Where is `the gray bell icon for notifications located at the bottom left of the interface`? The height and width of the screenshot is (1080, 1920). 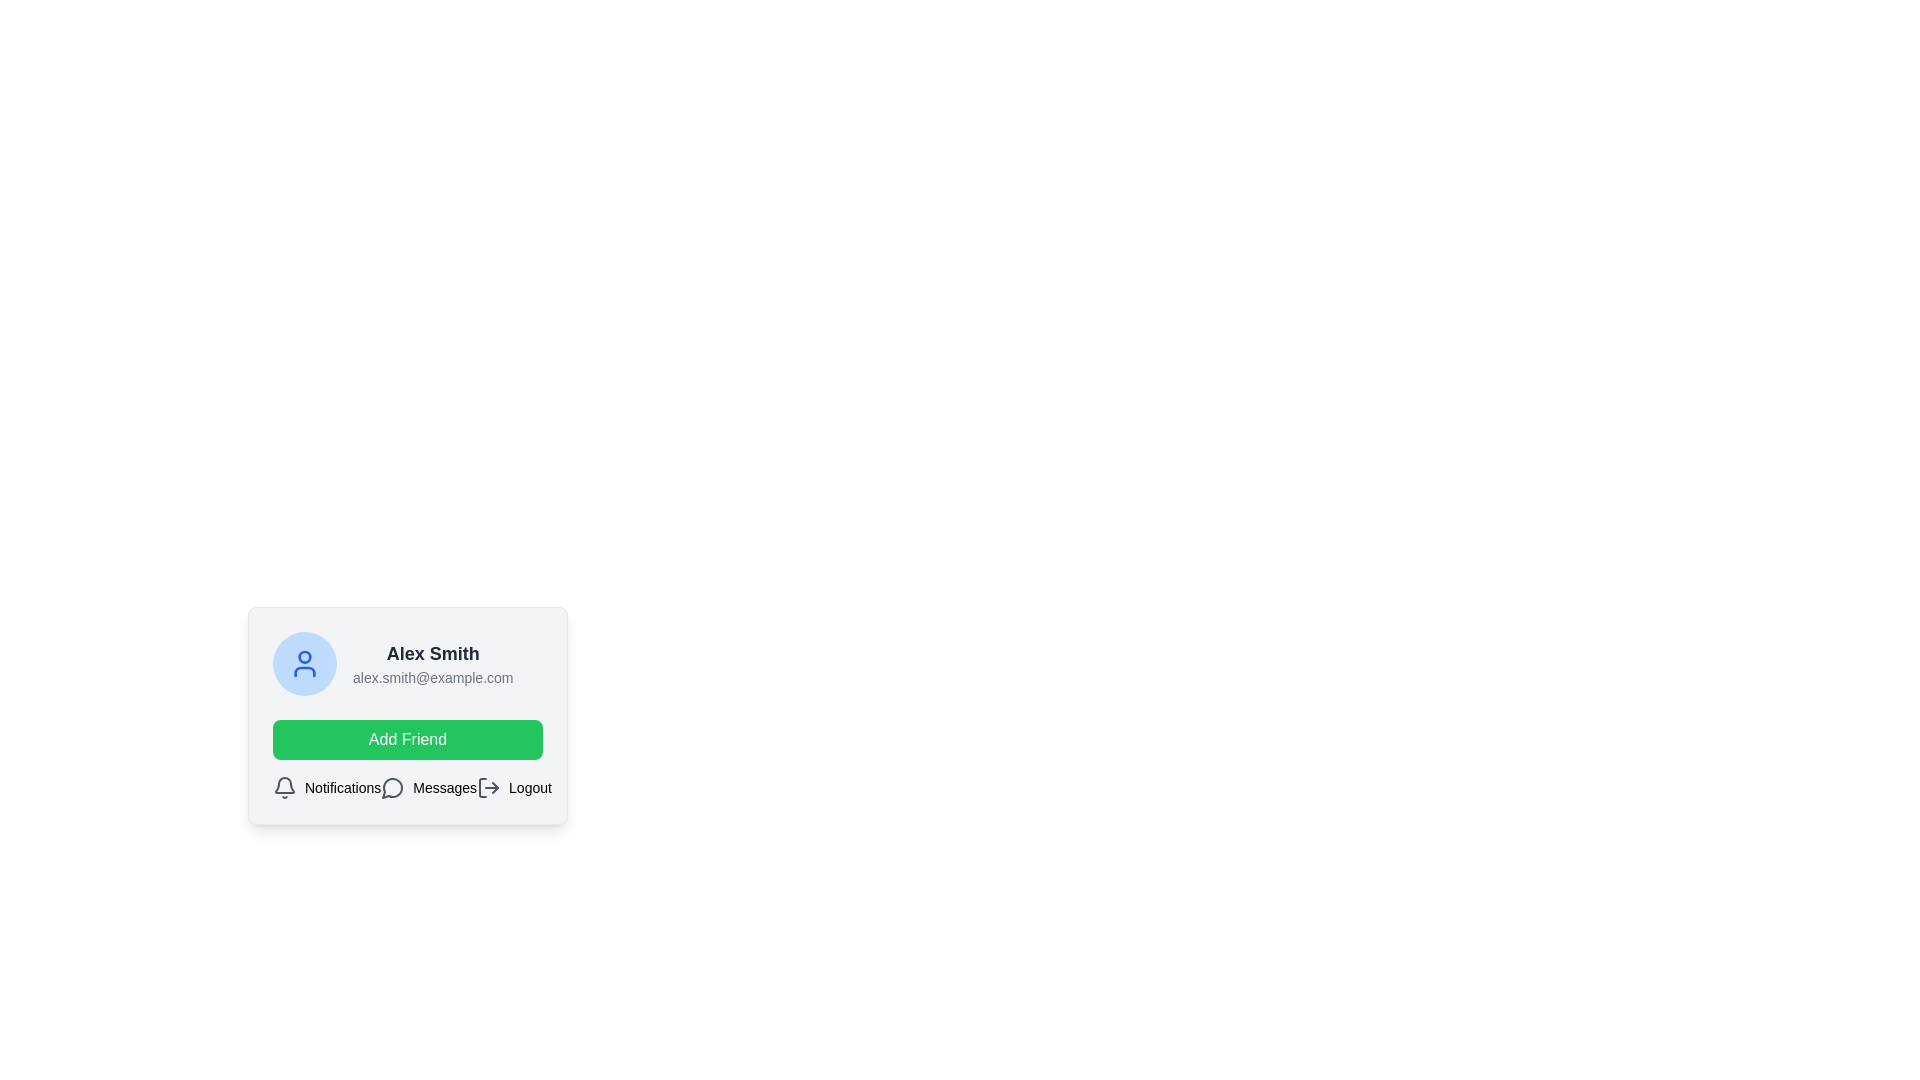 the gray bell icon for notifications located at the bottom left of the interface is located at coordinates (283, 786).